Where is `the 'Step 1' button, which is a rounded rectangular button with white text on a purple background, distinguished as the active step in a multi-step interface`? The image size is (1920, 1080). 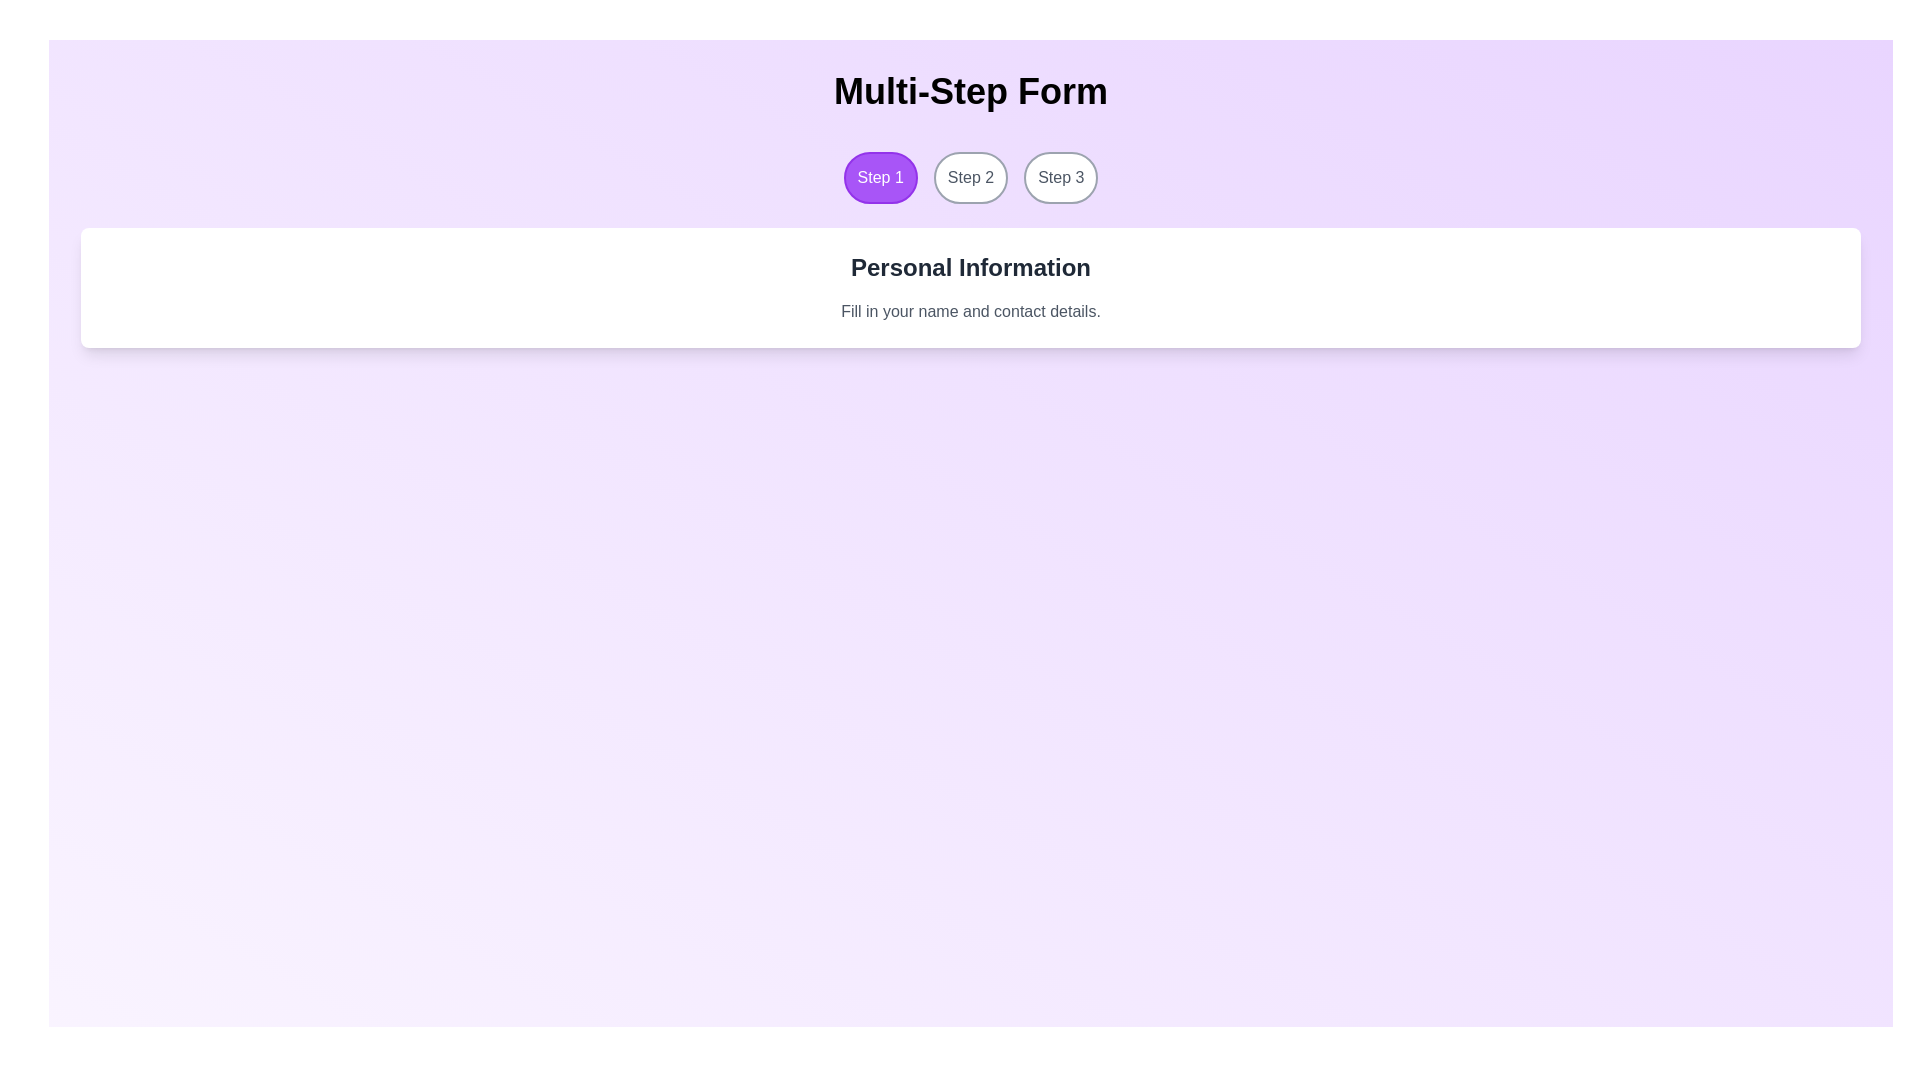
the 'Step 1' button, which is a rounded rectangular button with white text on a purple background, distinguished as the active step in a multi-step interface is located at coordinates (880, 176).